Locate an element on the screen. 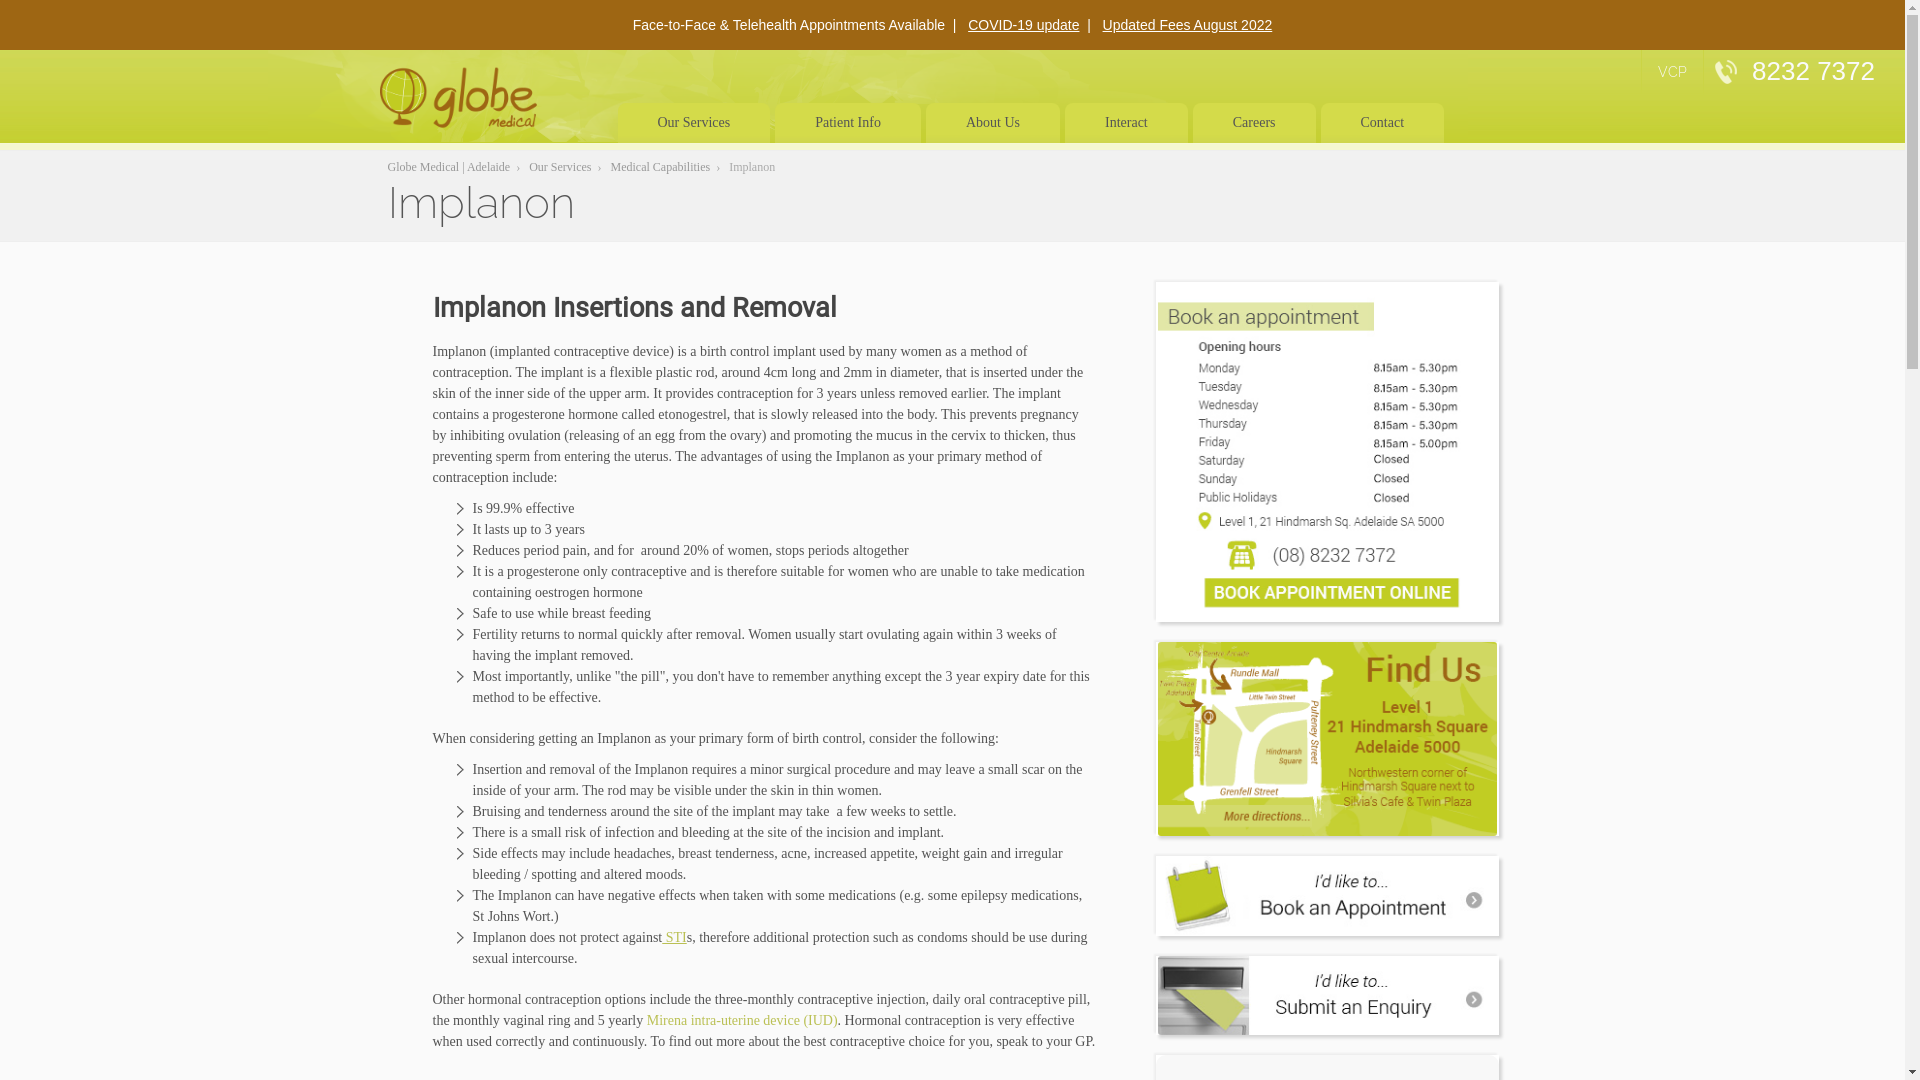 This screenshot has height=1080, width=1920. 'Updated Fees August 2022' is located at coordinates (1187, 24).